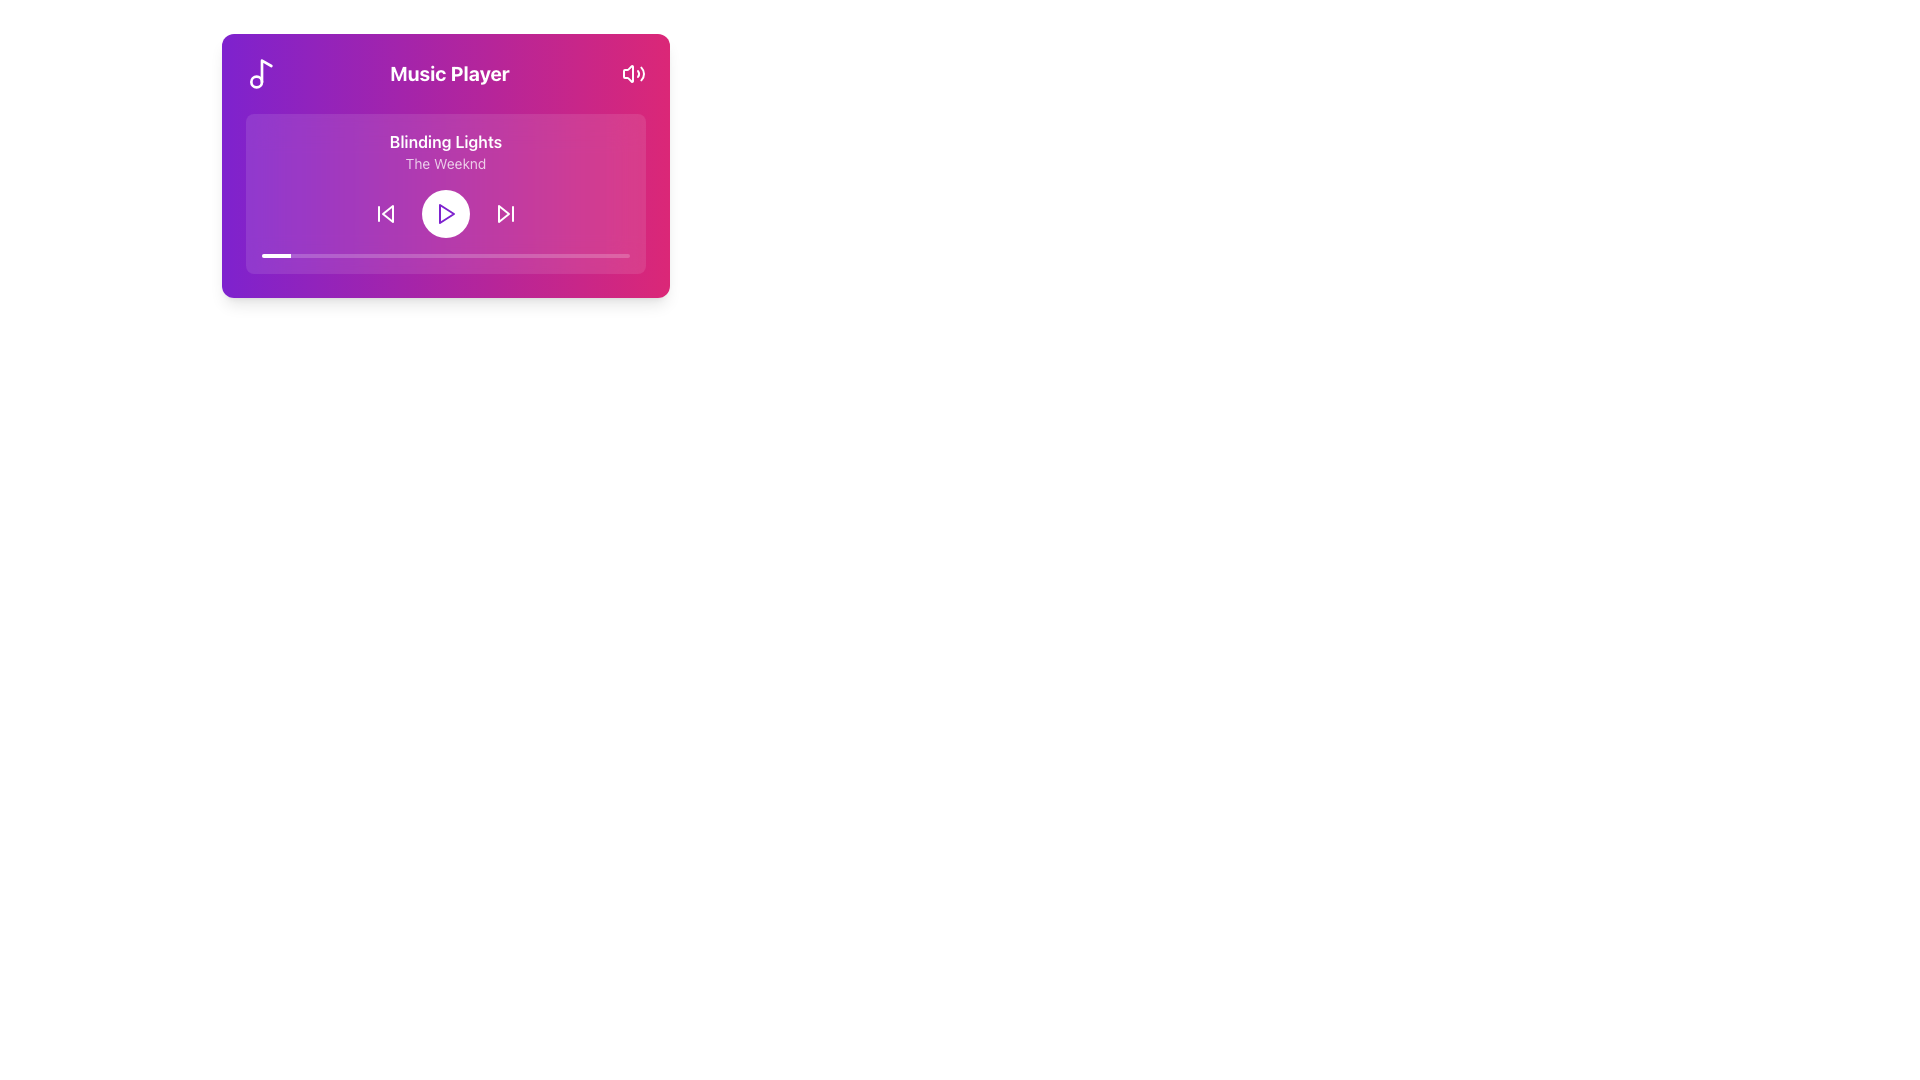 This screenshot has height=1080, width=1920. Describe the element at coordinates (388, 213) in the screenshot. I see `the triangular back button with a purple outline in the music player interface` at that location.